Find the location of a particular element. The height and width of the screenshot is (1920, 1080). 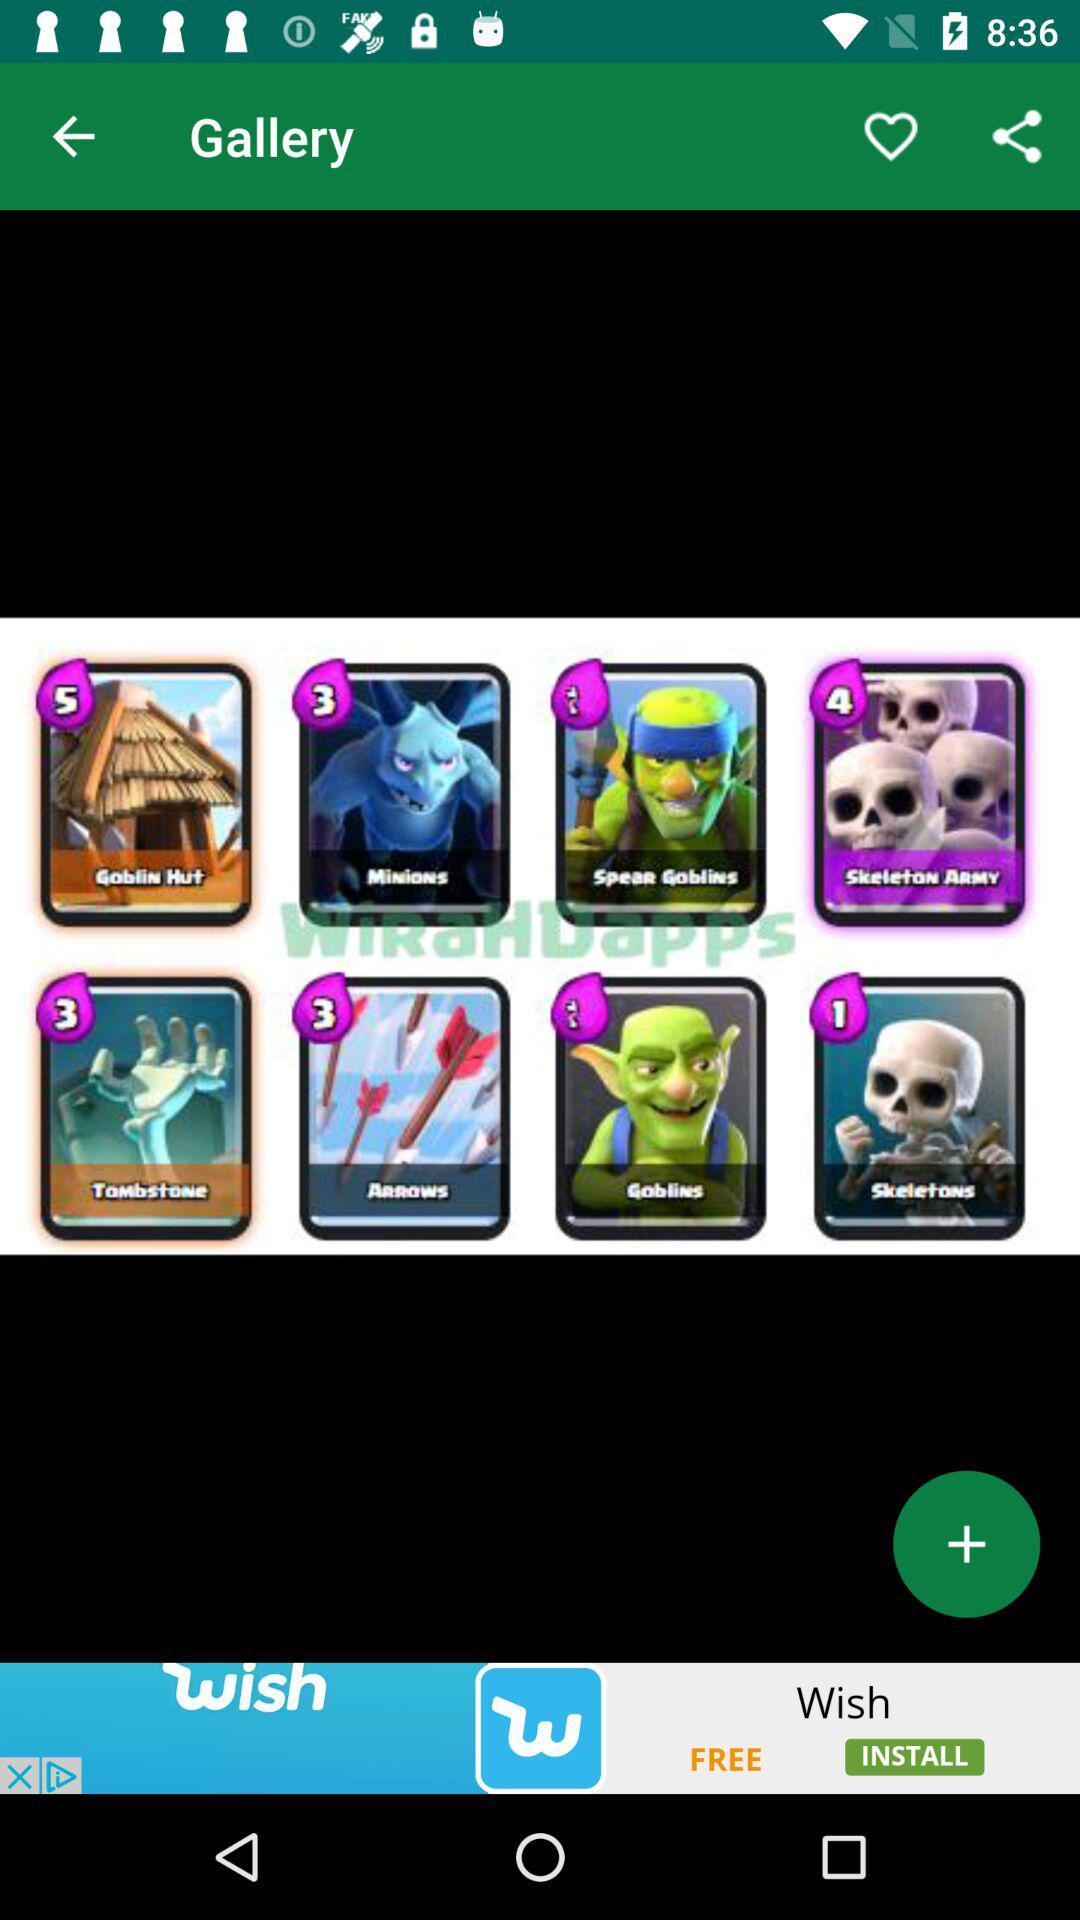

website is located at coordinates (540, 1727).